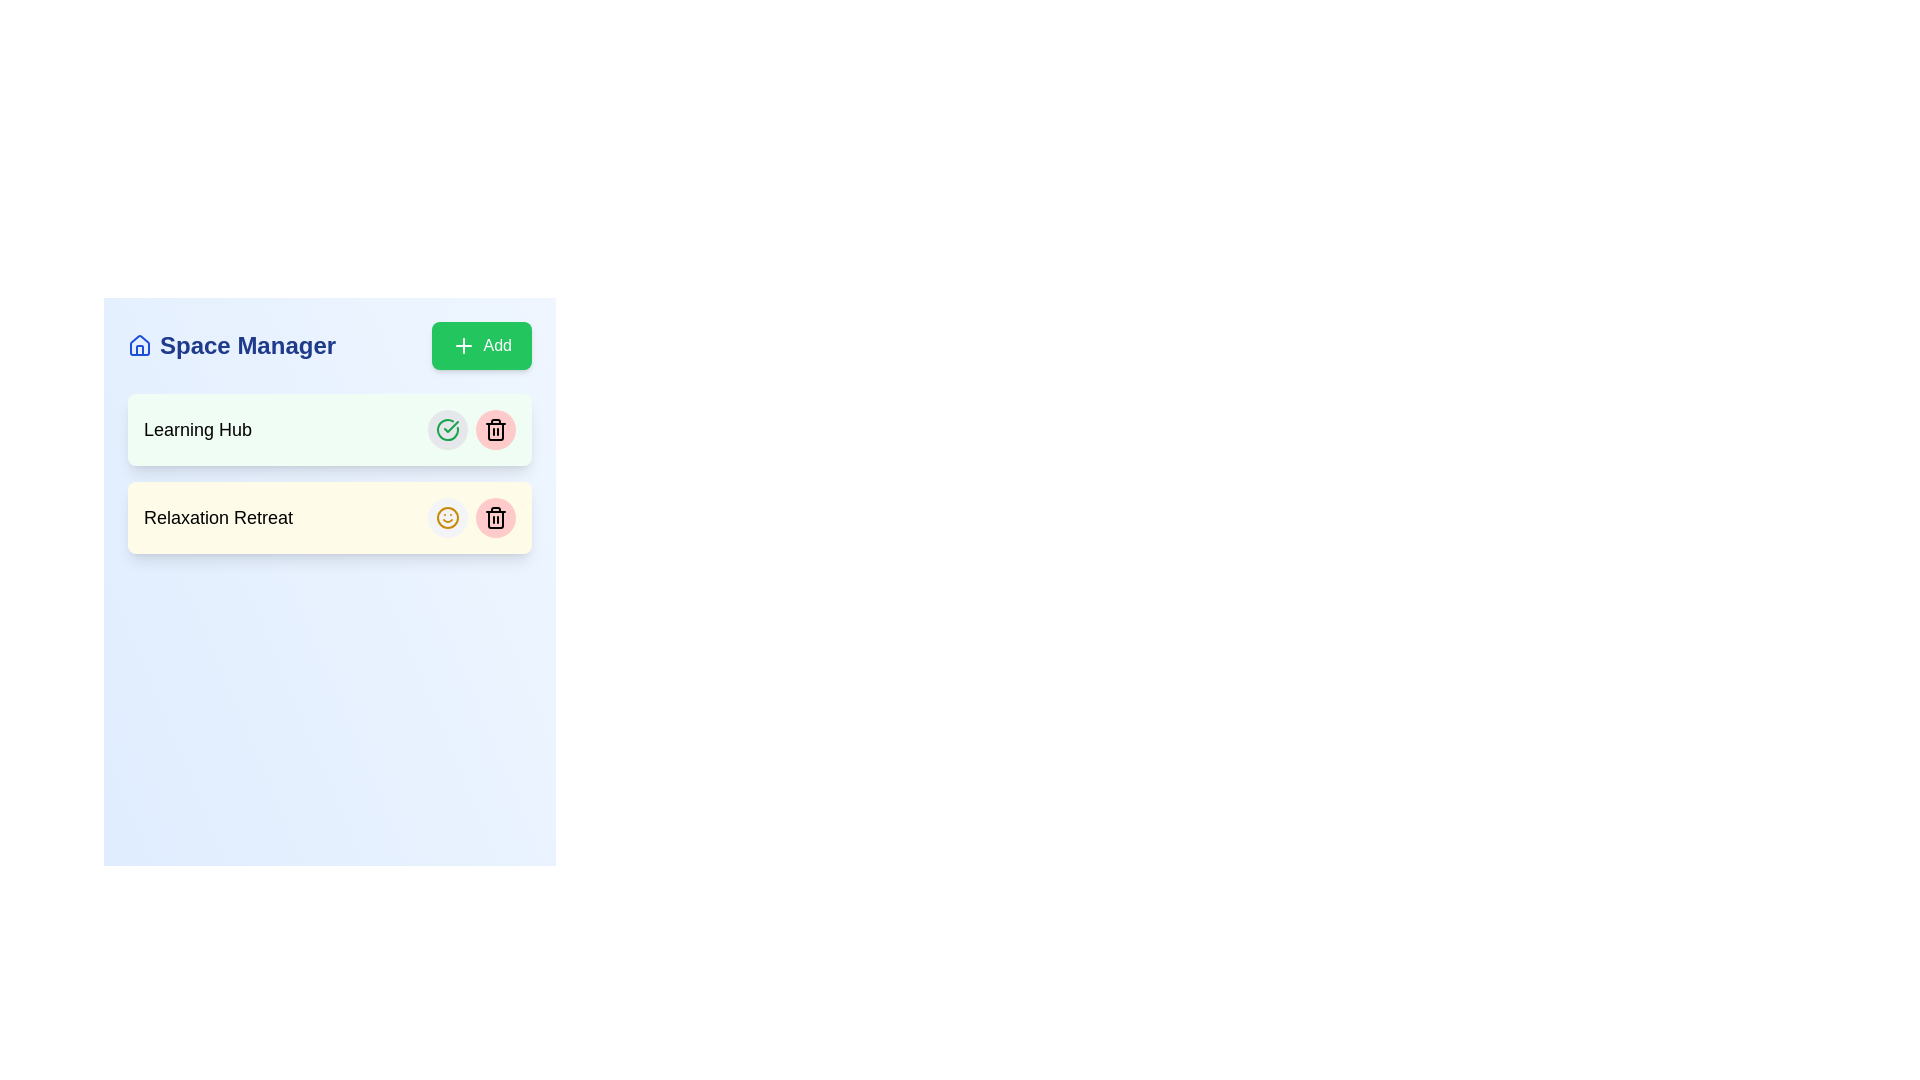 The image size is (1920, 1080). Describe the element at coordinates (446, 516) in the screenshot. I see `the circular button with a yellow smiley face symbol, which is the leftmost interactive button in the 'Relaxation Retreat' entry row` at that location.